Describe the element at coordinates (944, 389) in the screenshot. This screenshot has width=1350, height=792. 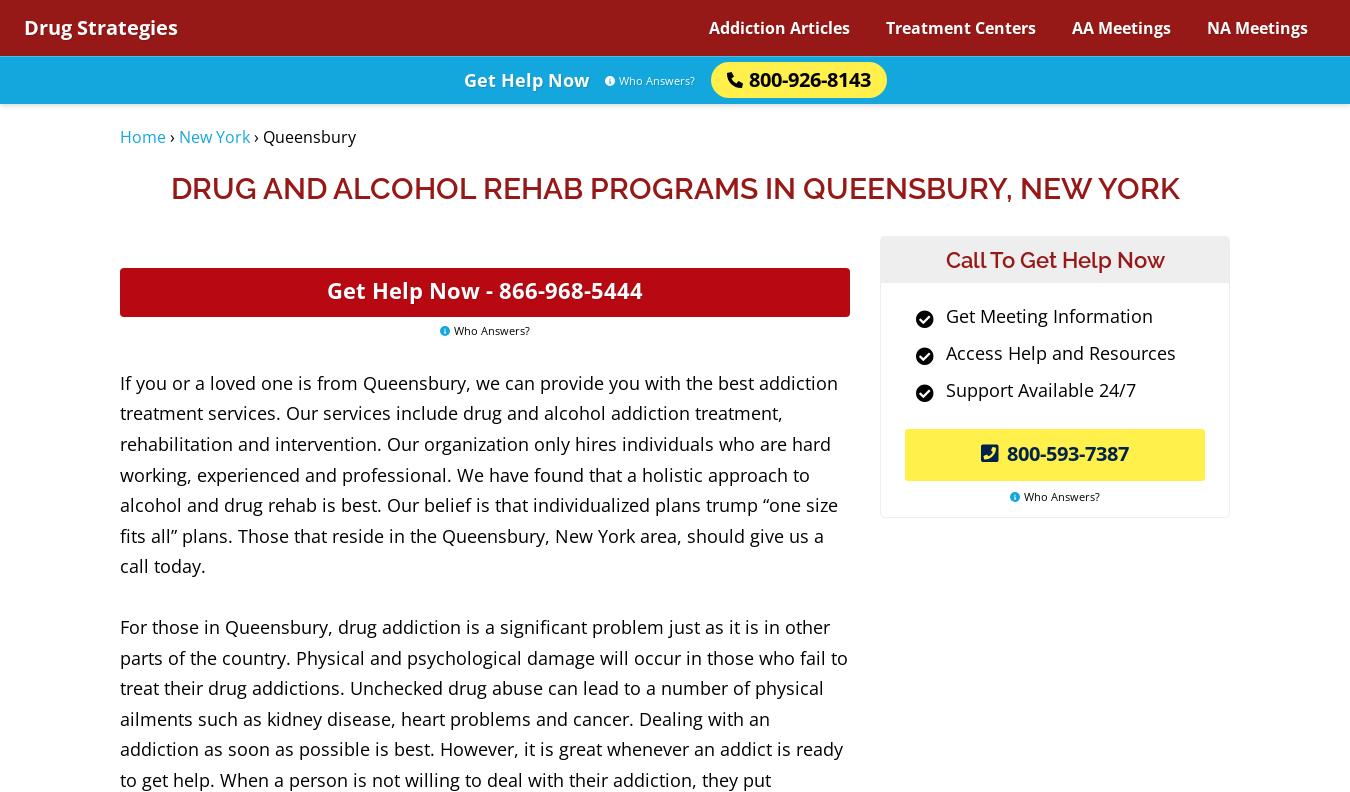
I see `'Support Available 24/7'` at that location.